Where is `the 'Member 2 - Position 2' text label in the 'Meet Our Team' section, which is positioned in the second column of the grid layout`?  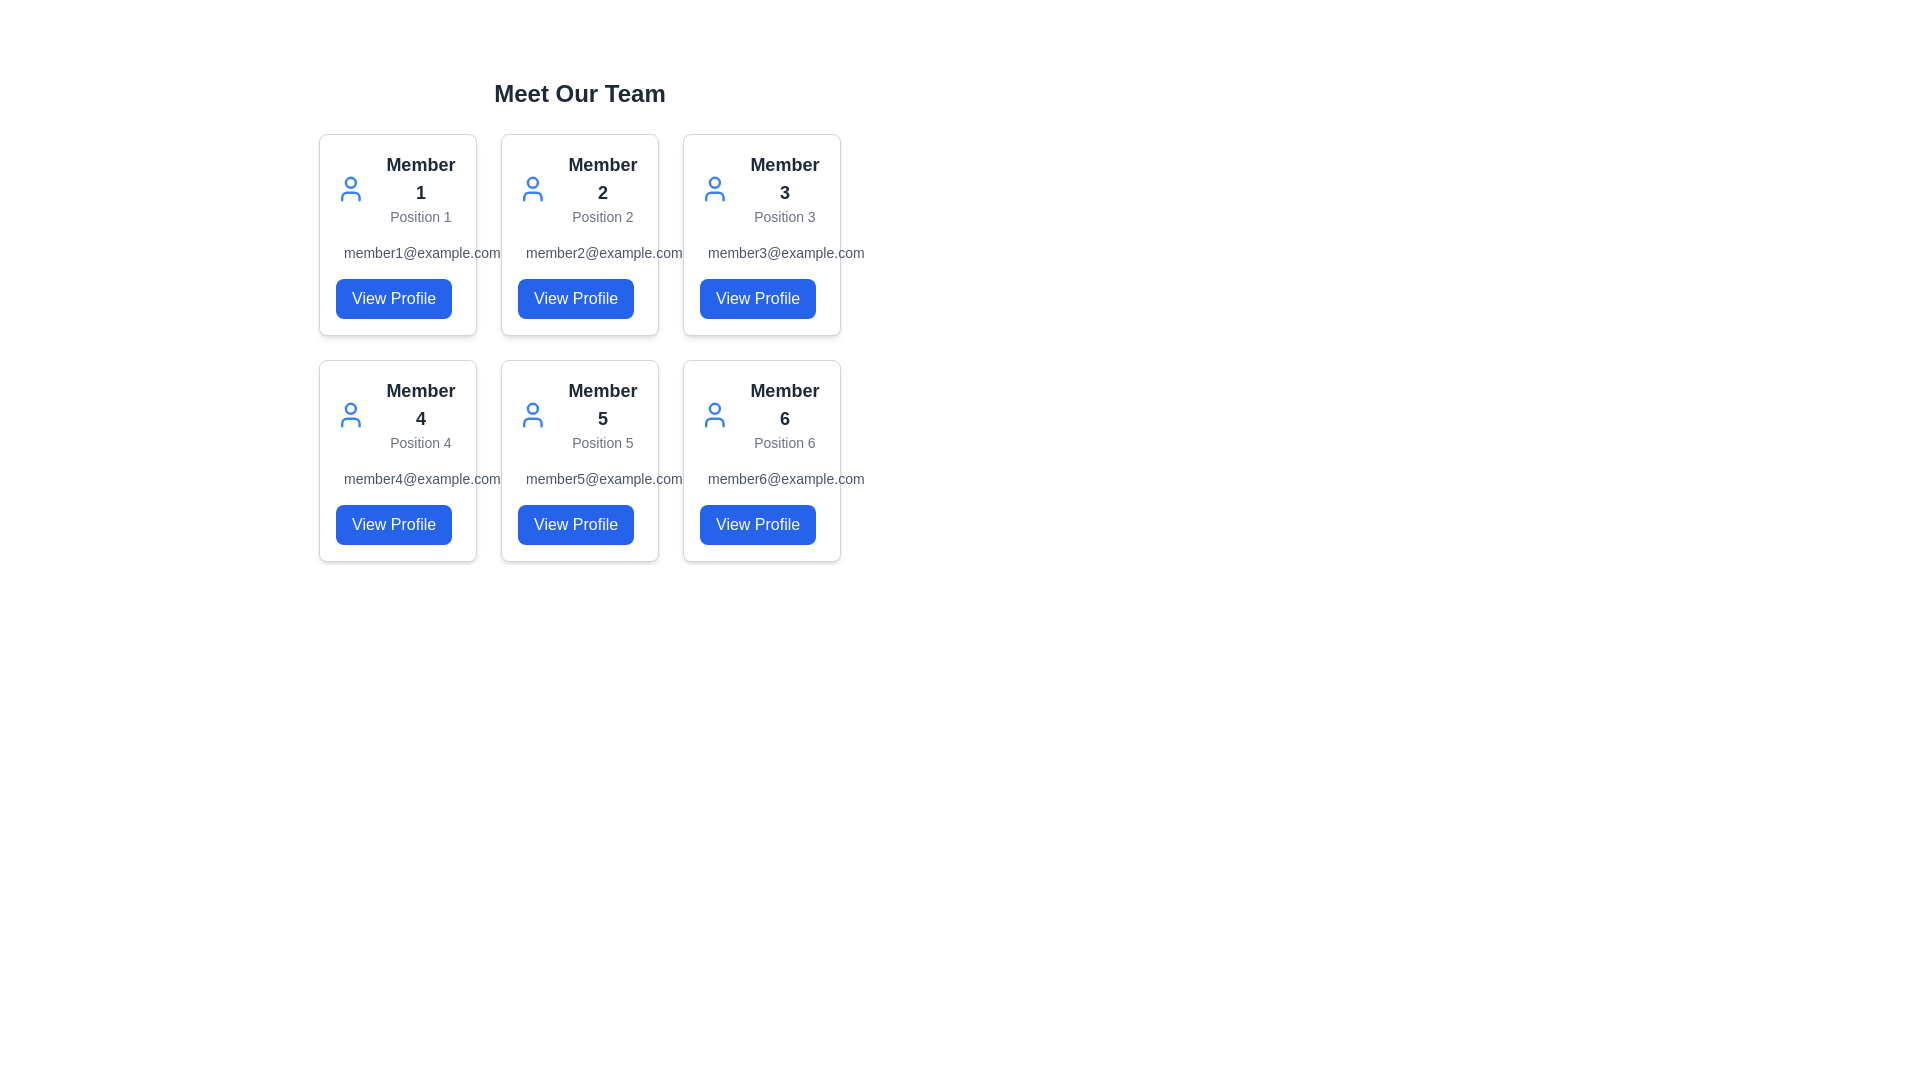 the 'Member 2 - Position 2' text label in the 'Meet Our Team' section, which is positioned in the second column of the grid layout is located at coordinates (601, 189).